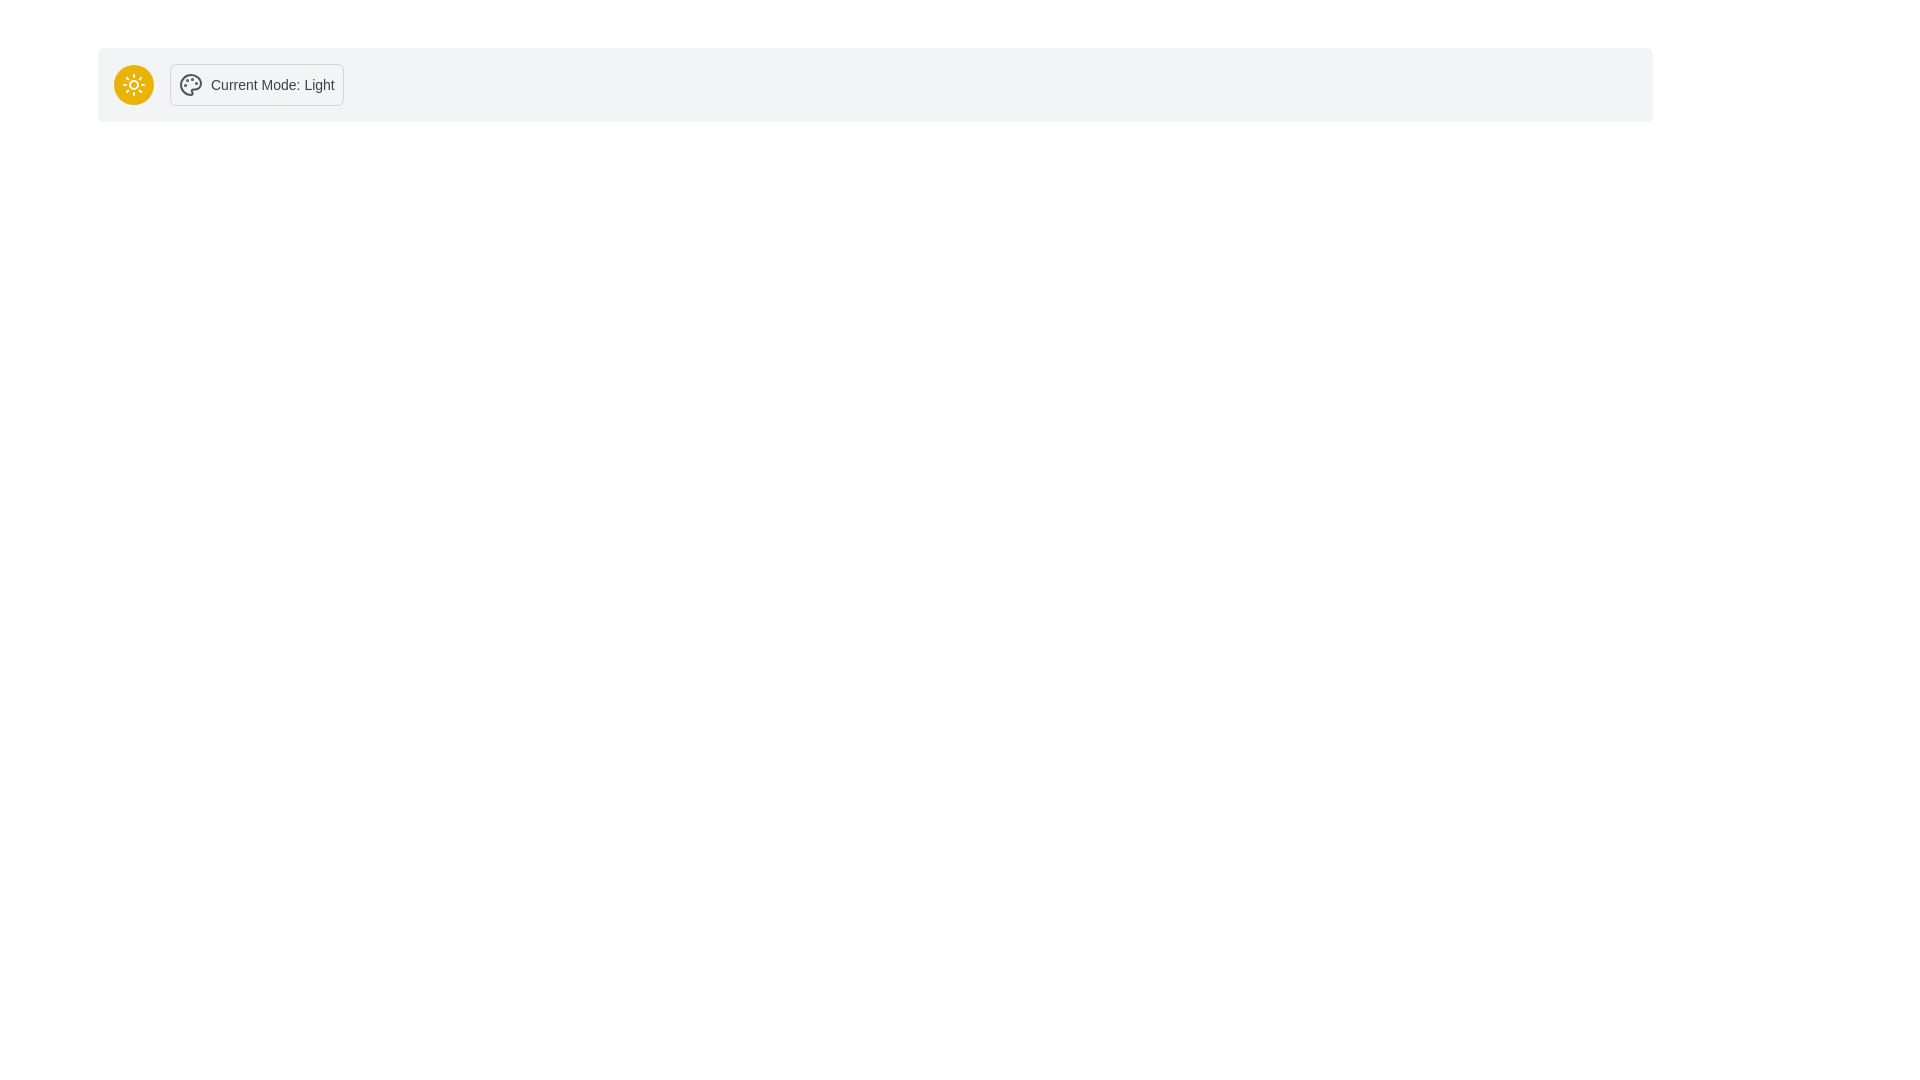 The height and width of the screenshot is (1080, 1920). I want to click on the Informational display that shows 'Current Mode: Light' with a palette icon on the left, so click(255, 83).